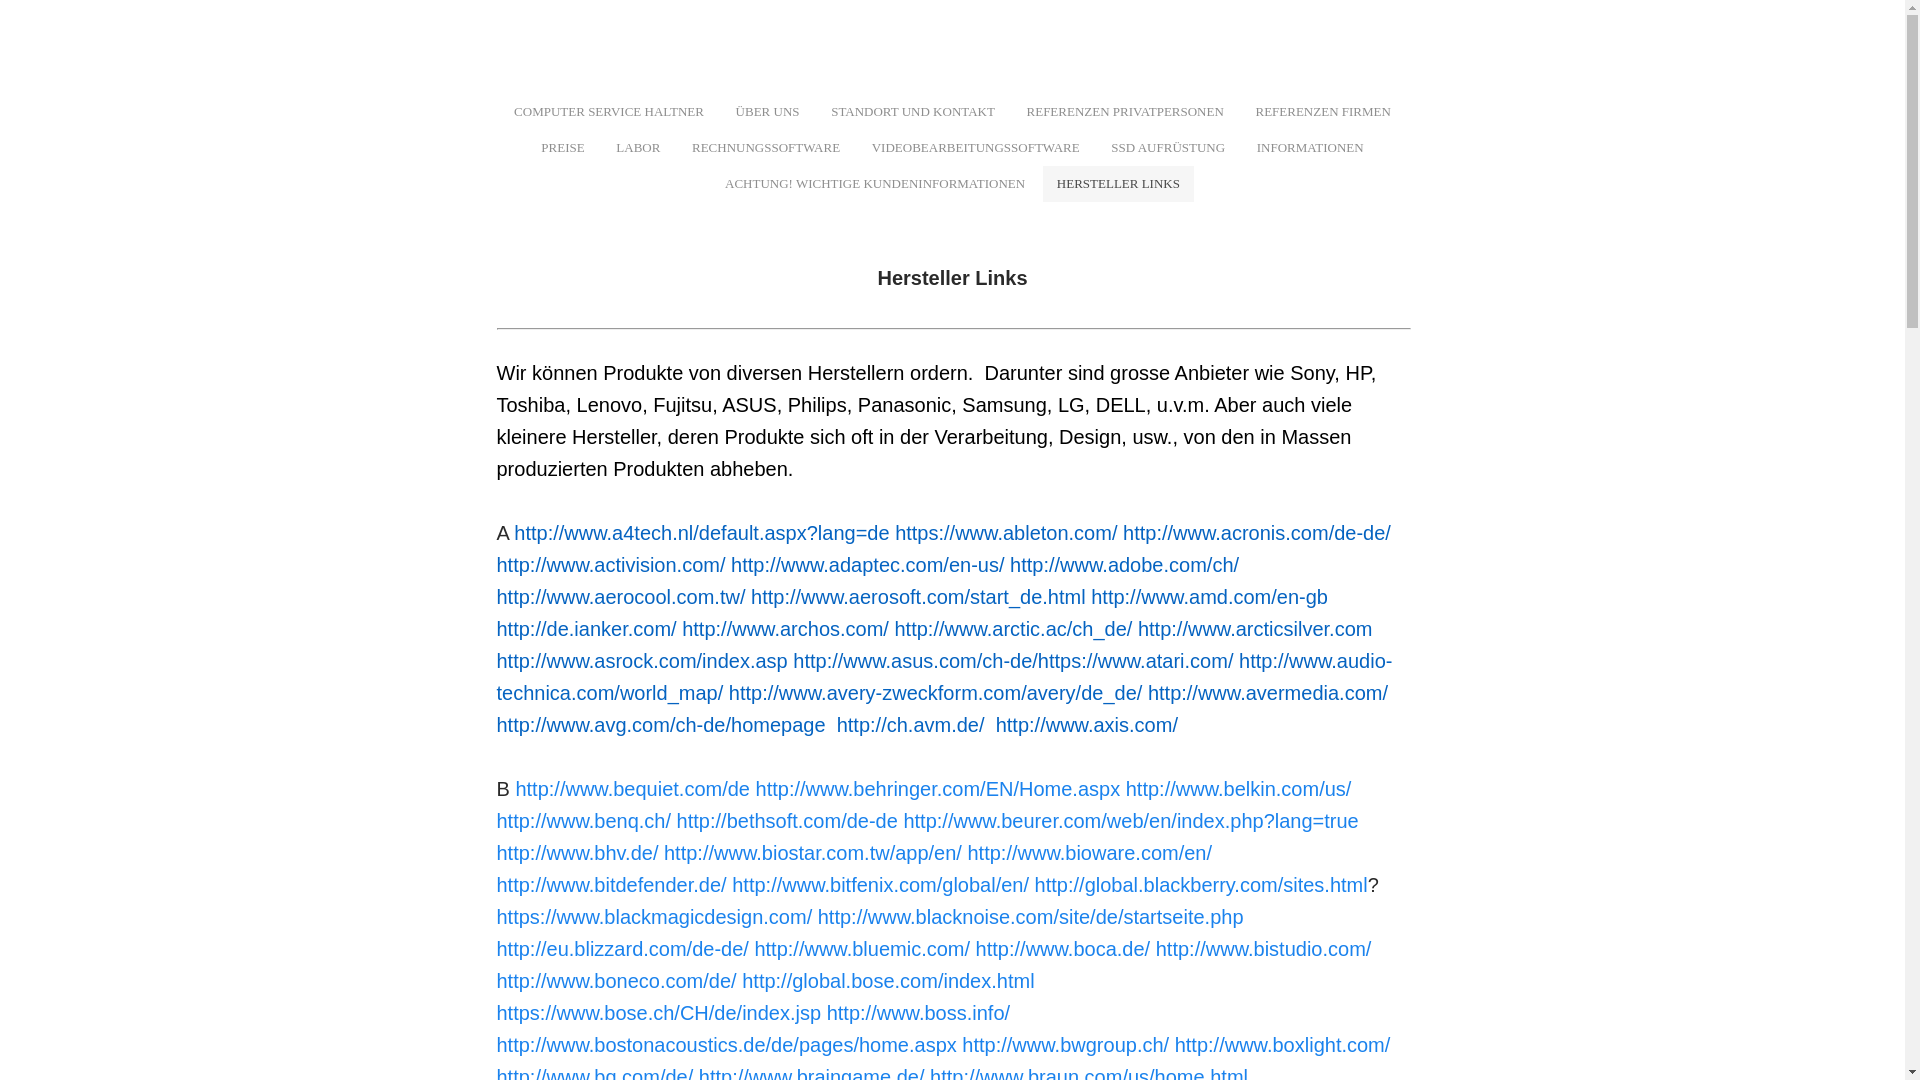 The width and height of the screenshot is (1920, 1080). Describe the element at coordinates (631, 788) in the screenshot. I see `'http://www.bequiet.com/de'` at that location.